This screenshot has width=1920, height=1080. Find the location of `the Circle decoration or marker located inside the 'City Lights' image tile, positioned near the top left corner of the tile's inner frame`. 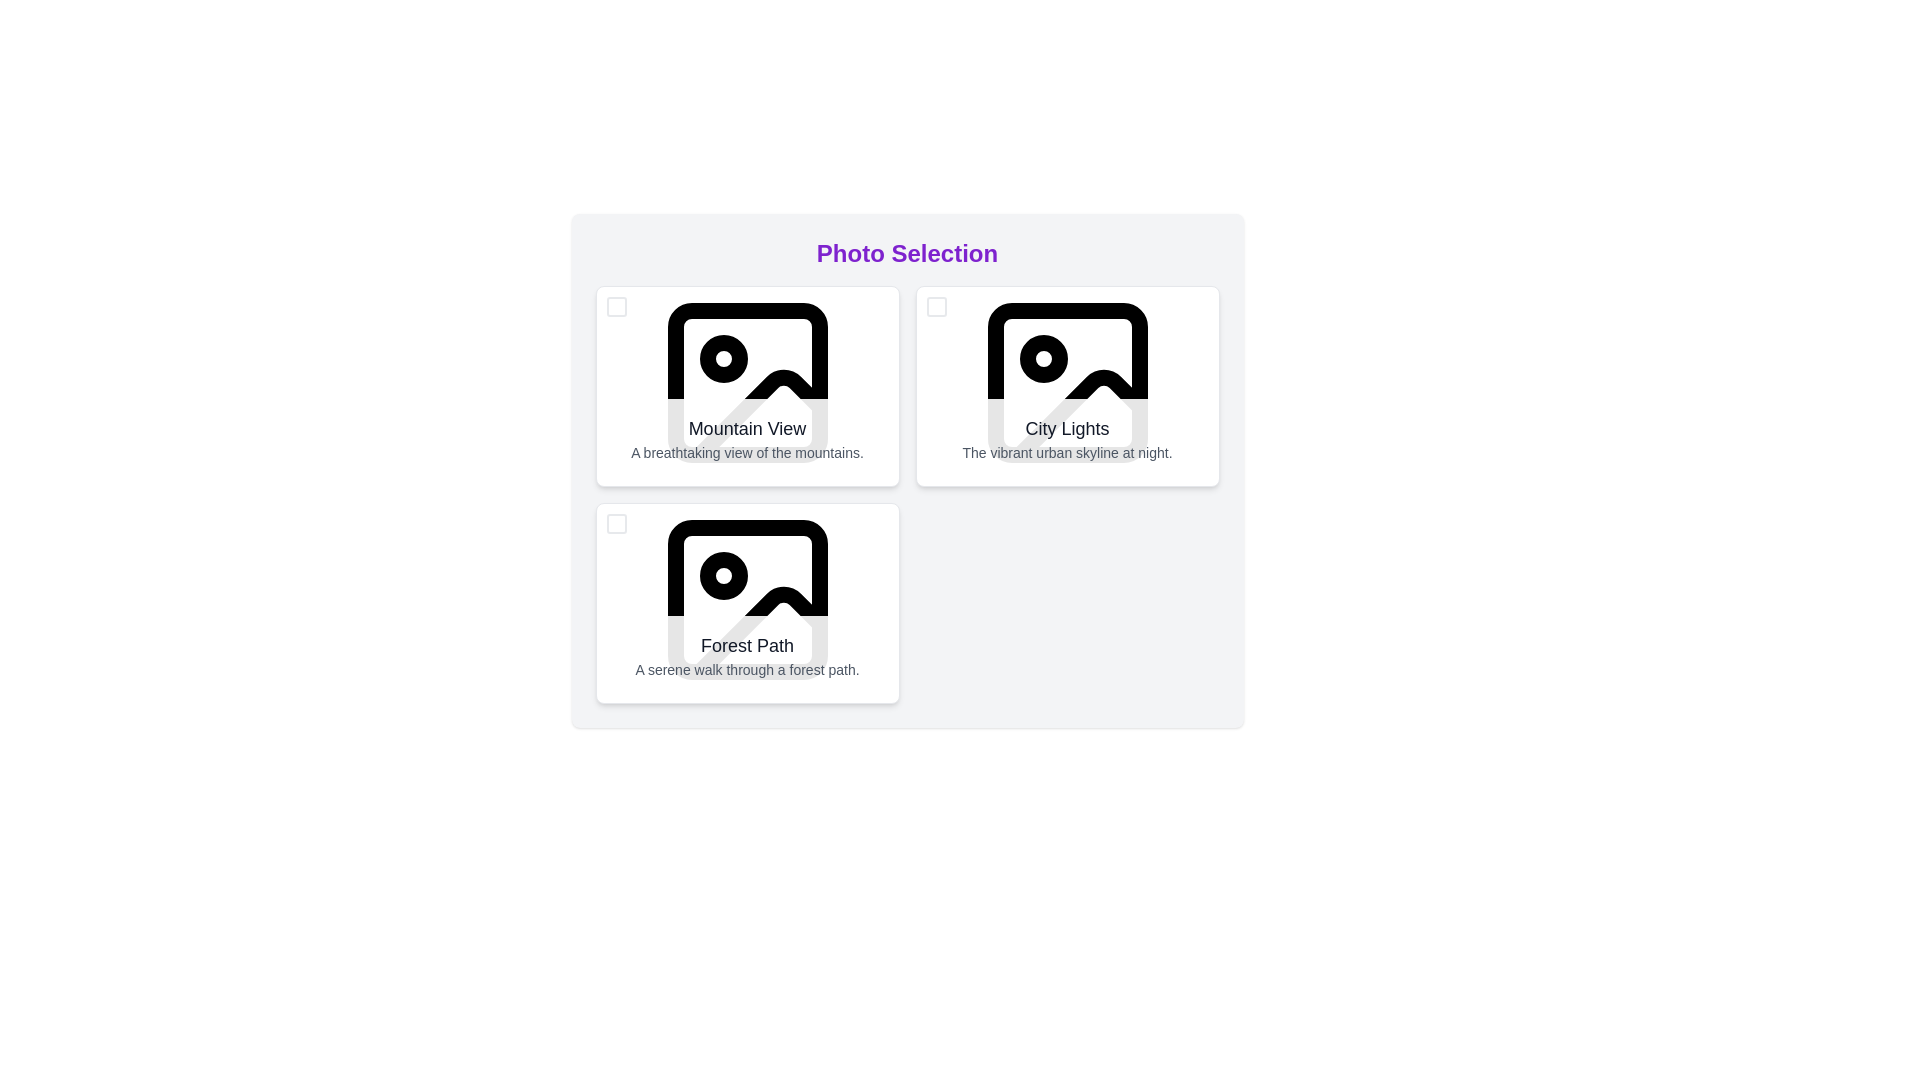

the Circle decoration or marker located inside the 'City Lights' image tile, positioned near the top left corner of the tile's inner frame is located at coordinates (1042, 357).